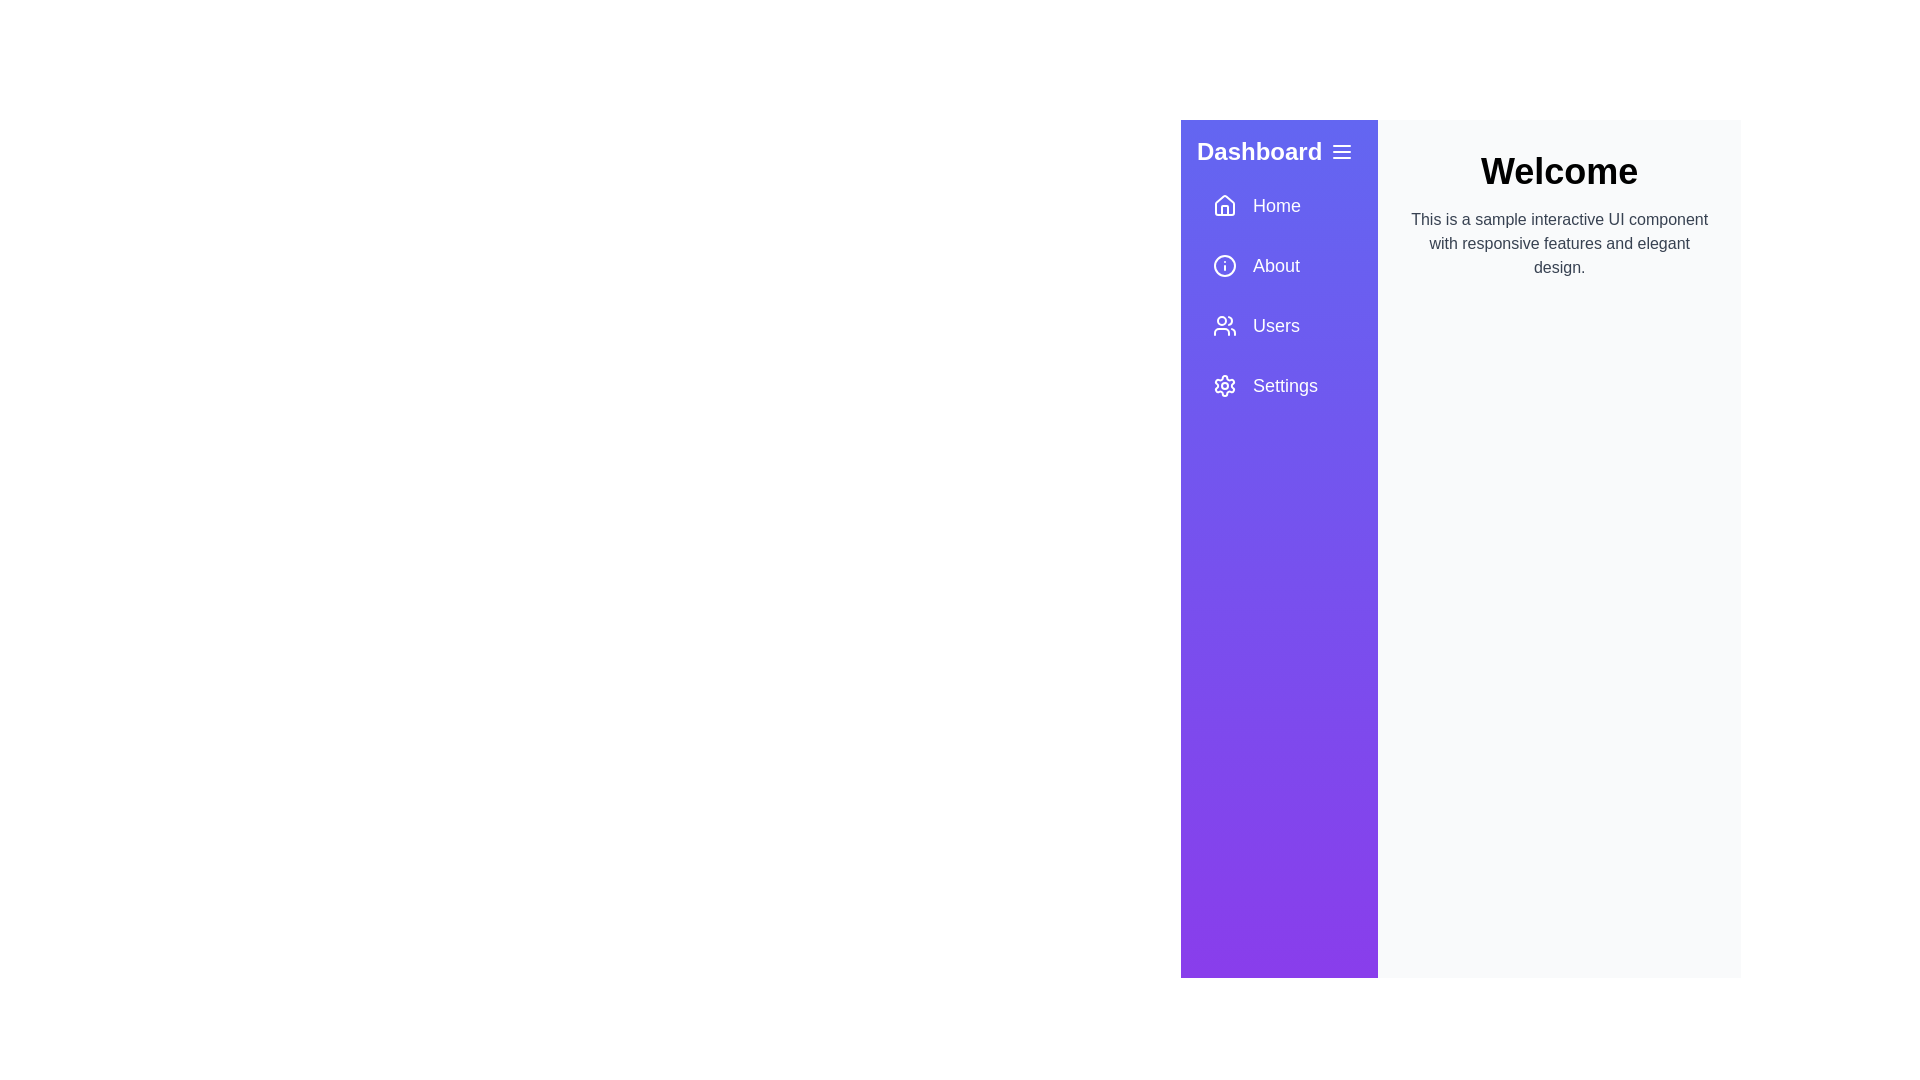 This screenshot has height=1080, width=1920. Describe the element at coordinates (1278, 325) in the screenshot. I see `the navigation item Users to trigger its action` at that location.